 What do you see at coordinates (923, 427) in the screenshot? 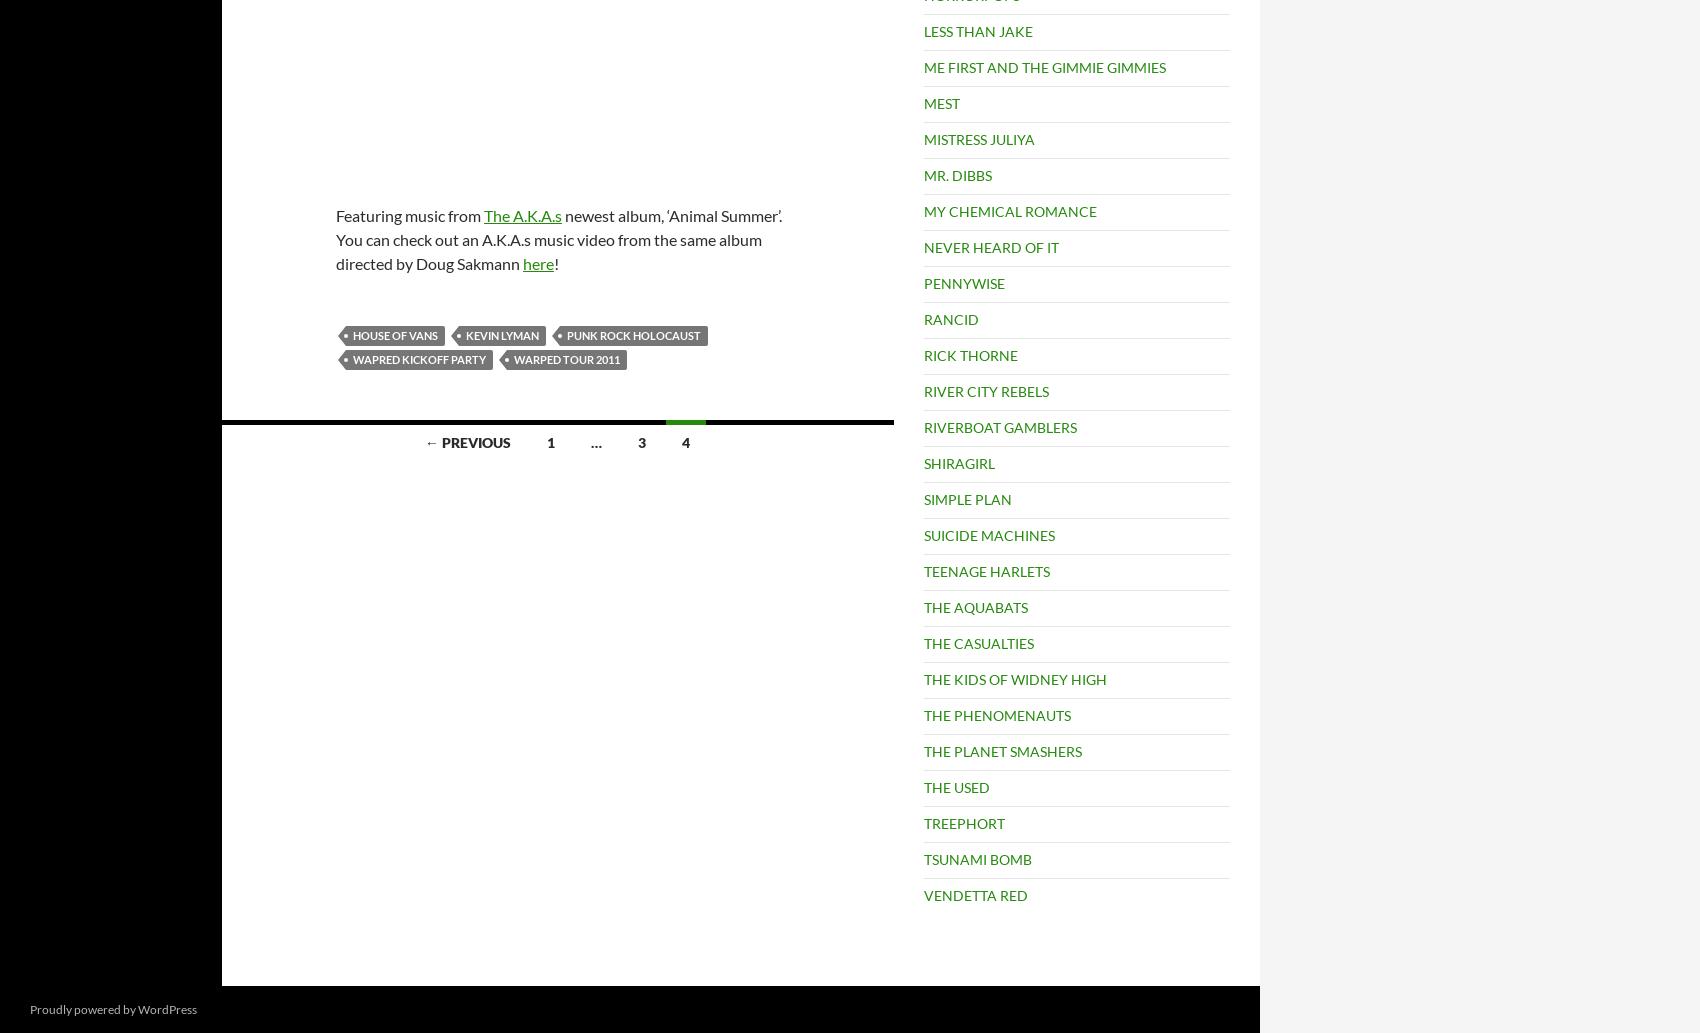
I see `'RIVERBOAT GAMBLERS'` at bounding box center [923, 427].